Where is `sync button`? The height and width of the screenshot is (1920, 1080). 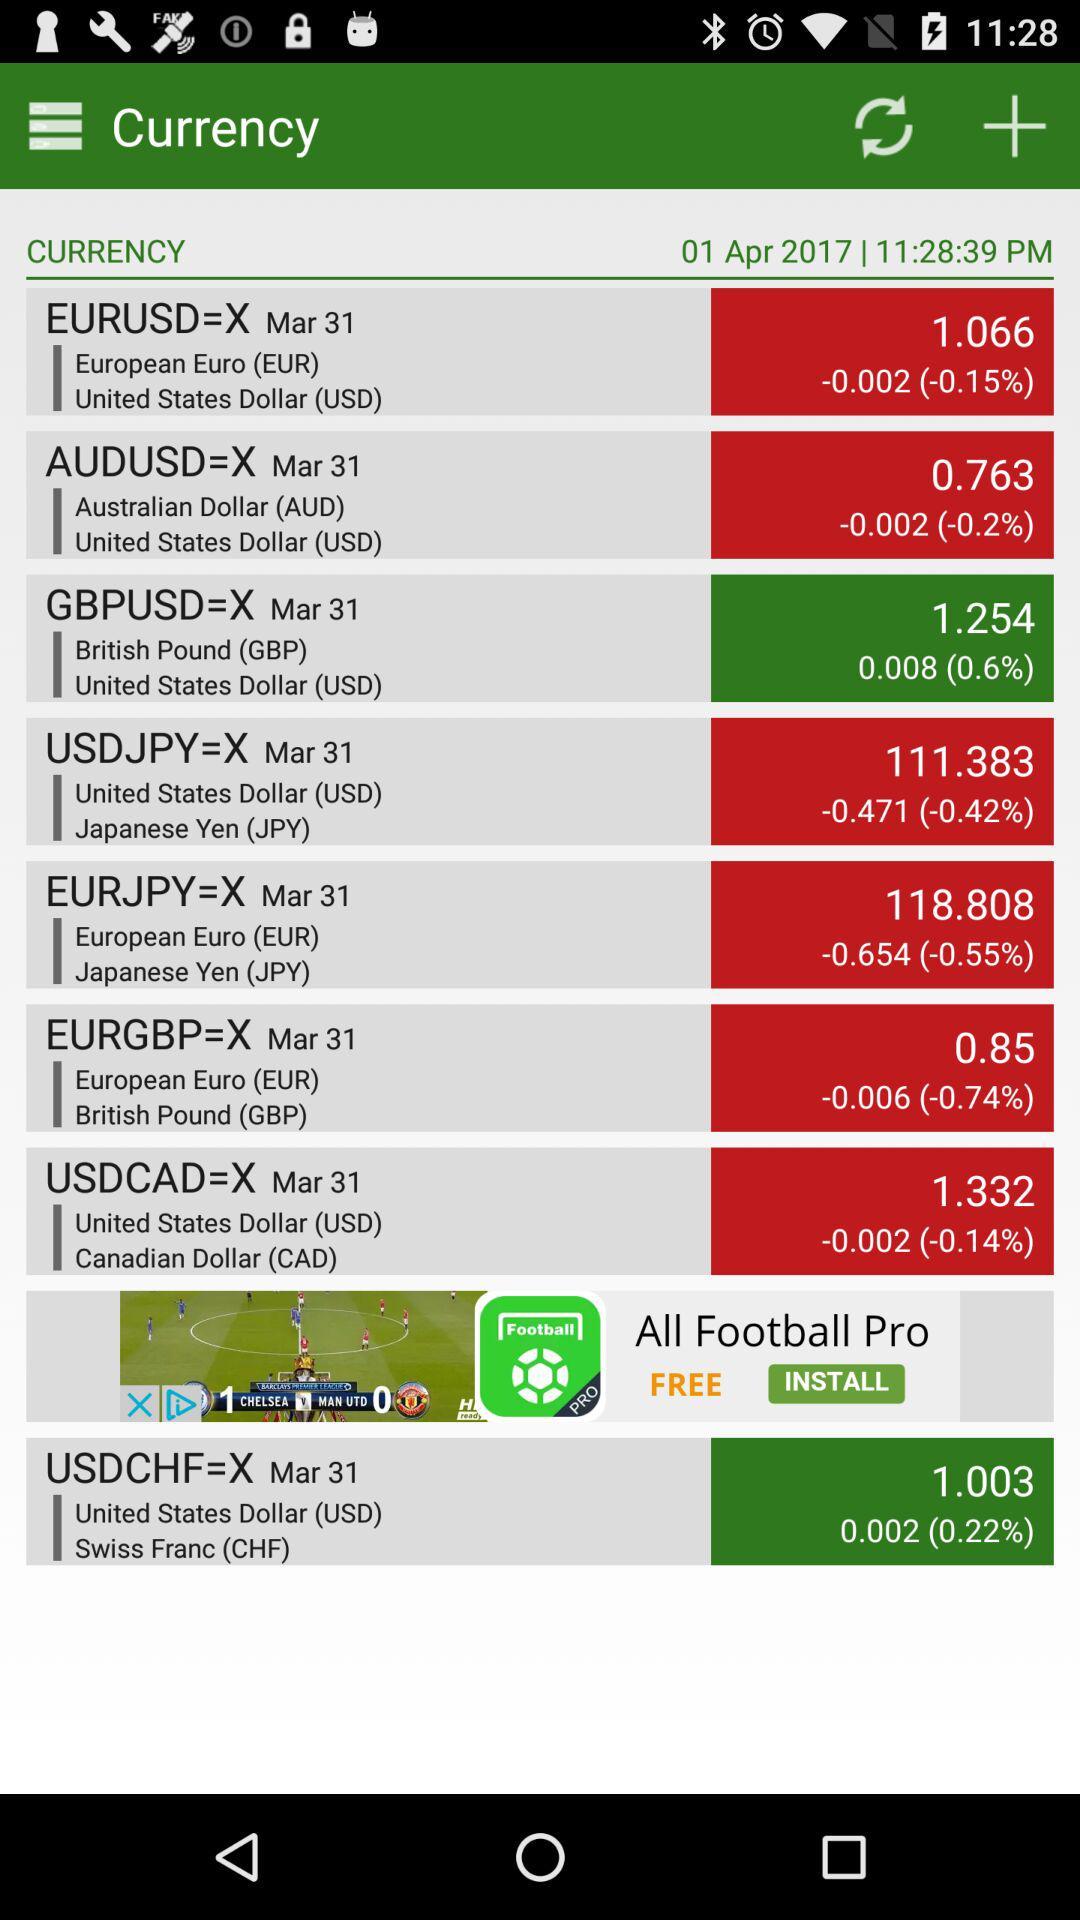 sync button is located at coordinates (882, 124).